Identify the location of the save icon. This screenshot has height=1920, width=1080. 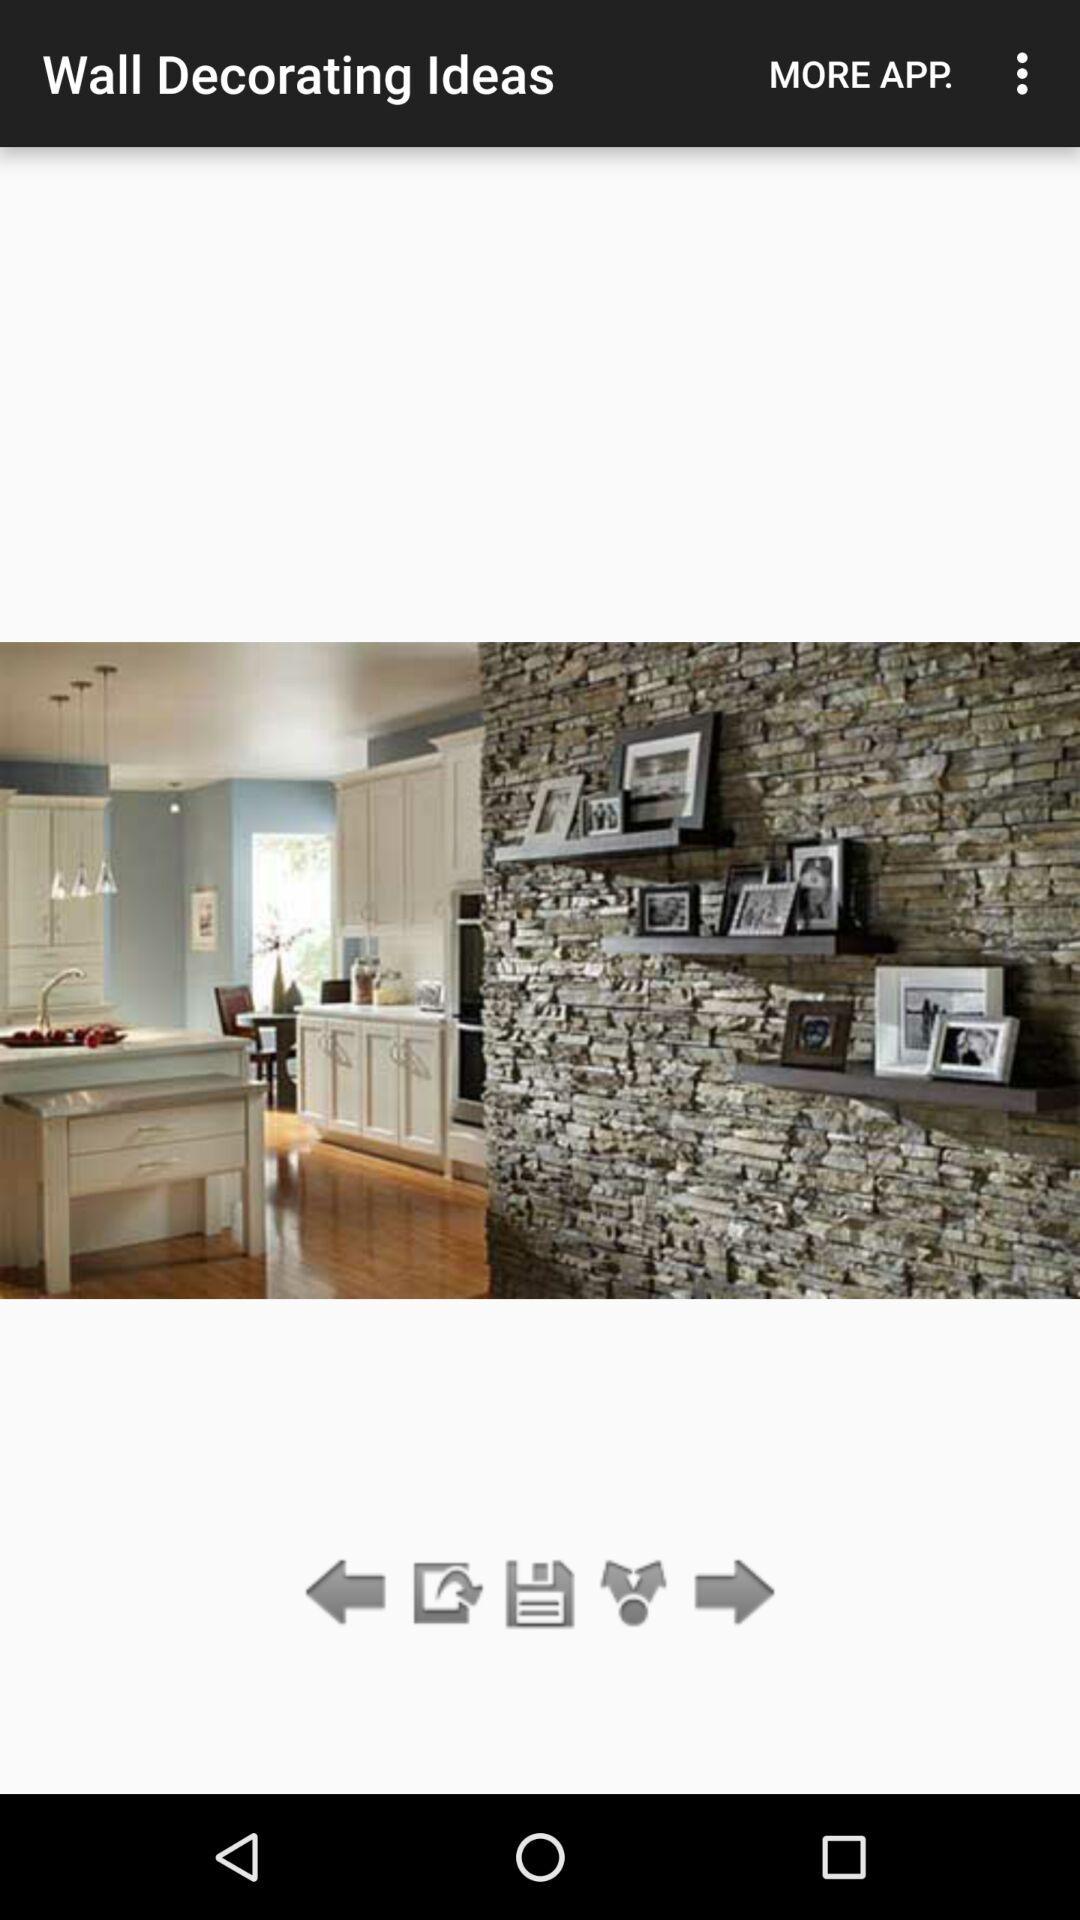
(540, 1593).